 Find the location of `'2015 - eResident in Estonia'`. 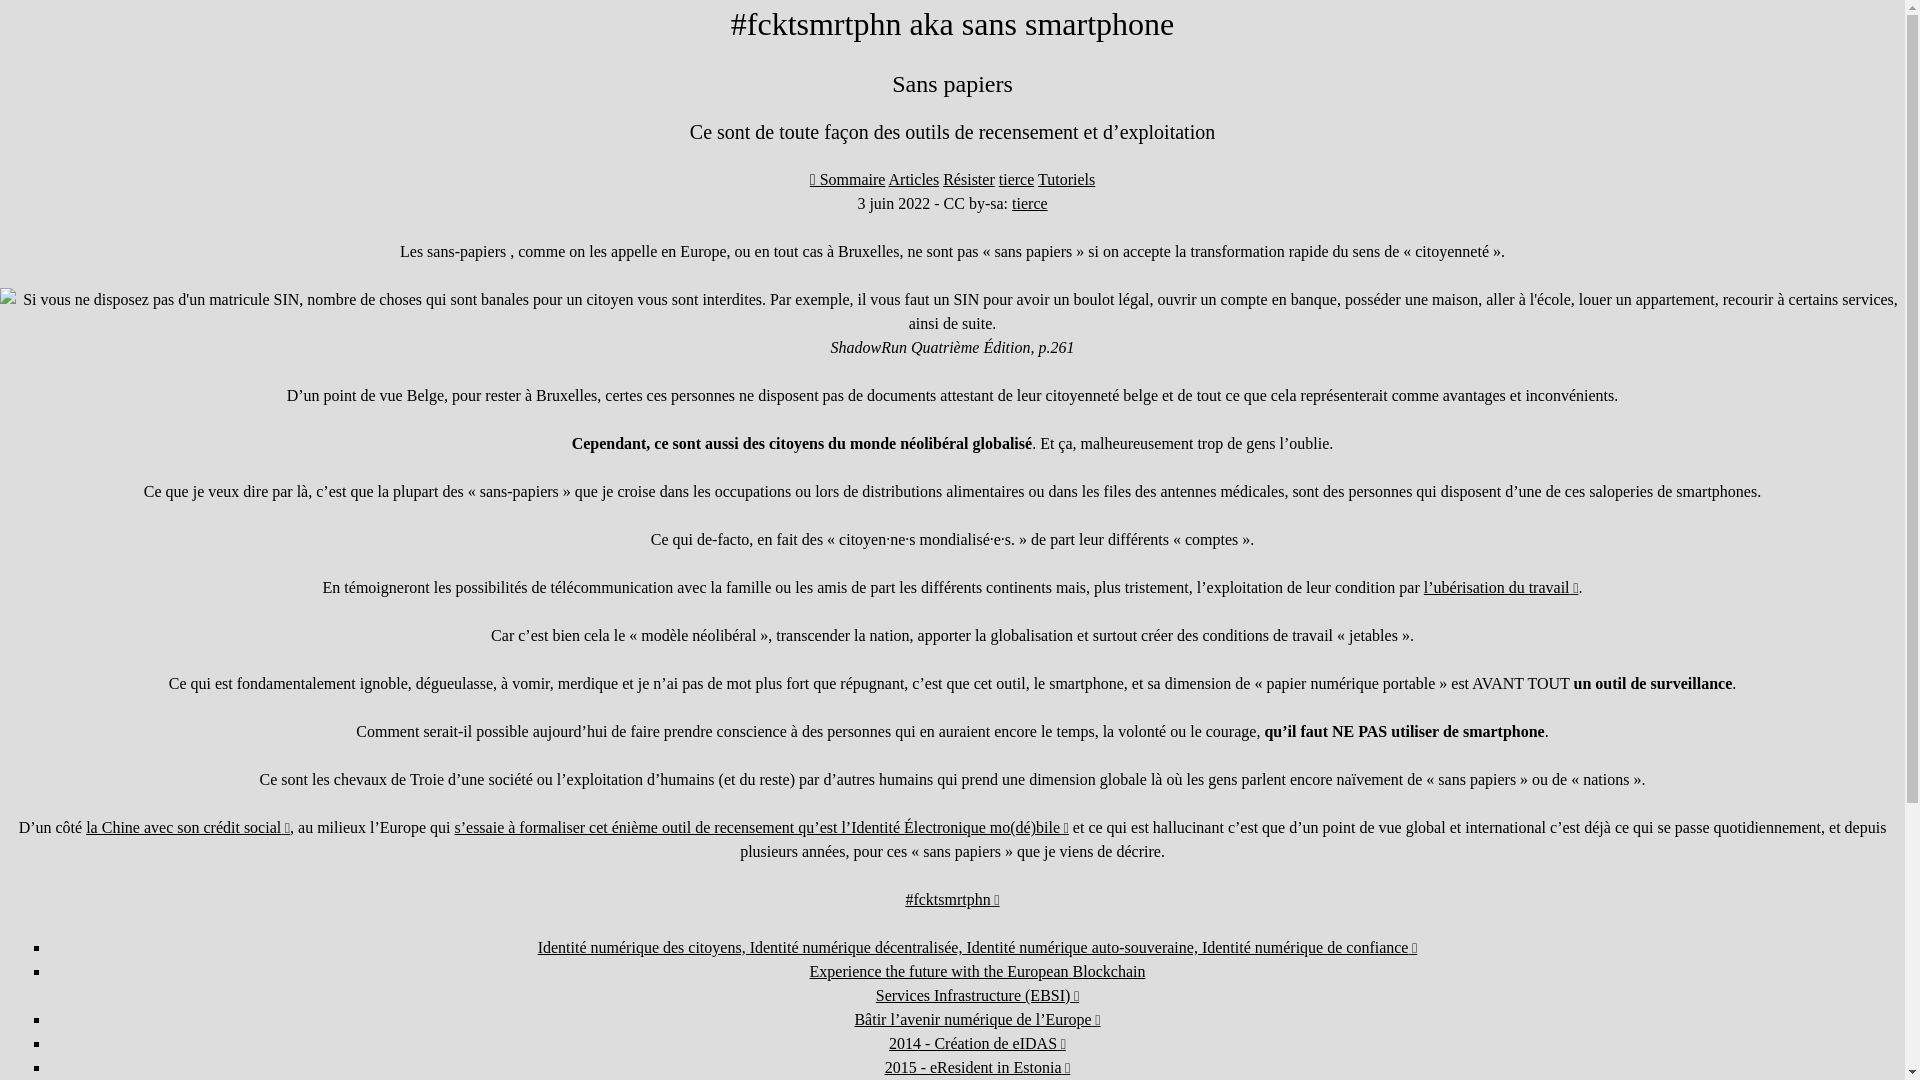

'2015 - eResident in Estonia' is located at coordinates (883, 1066).